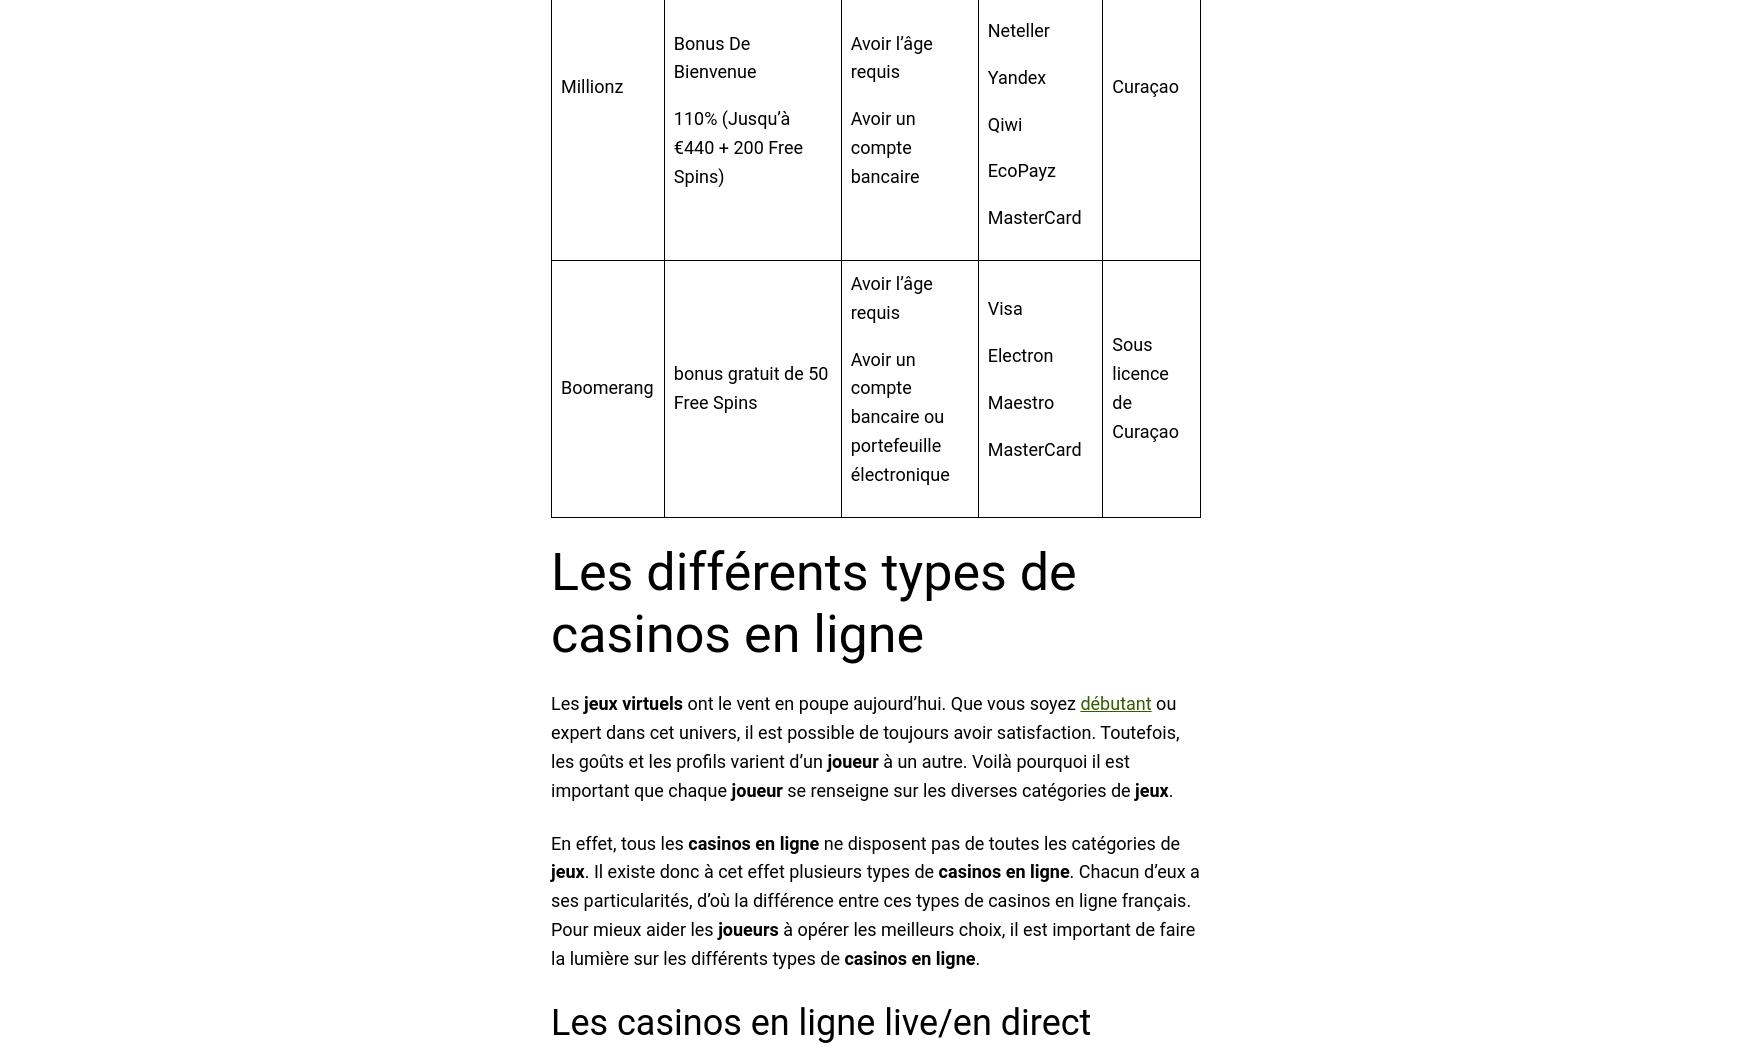  Describe the element at coordinates (681, 703) in the screenshot. I see `'ont le vent en poupe aujourd’hui. Que vous soyez'` at that location.